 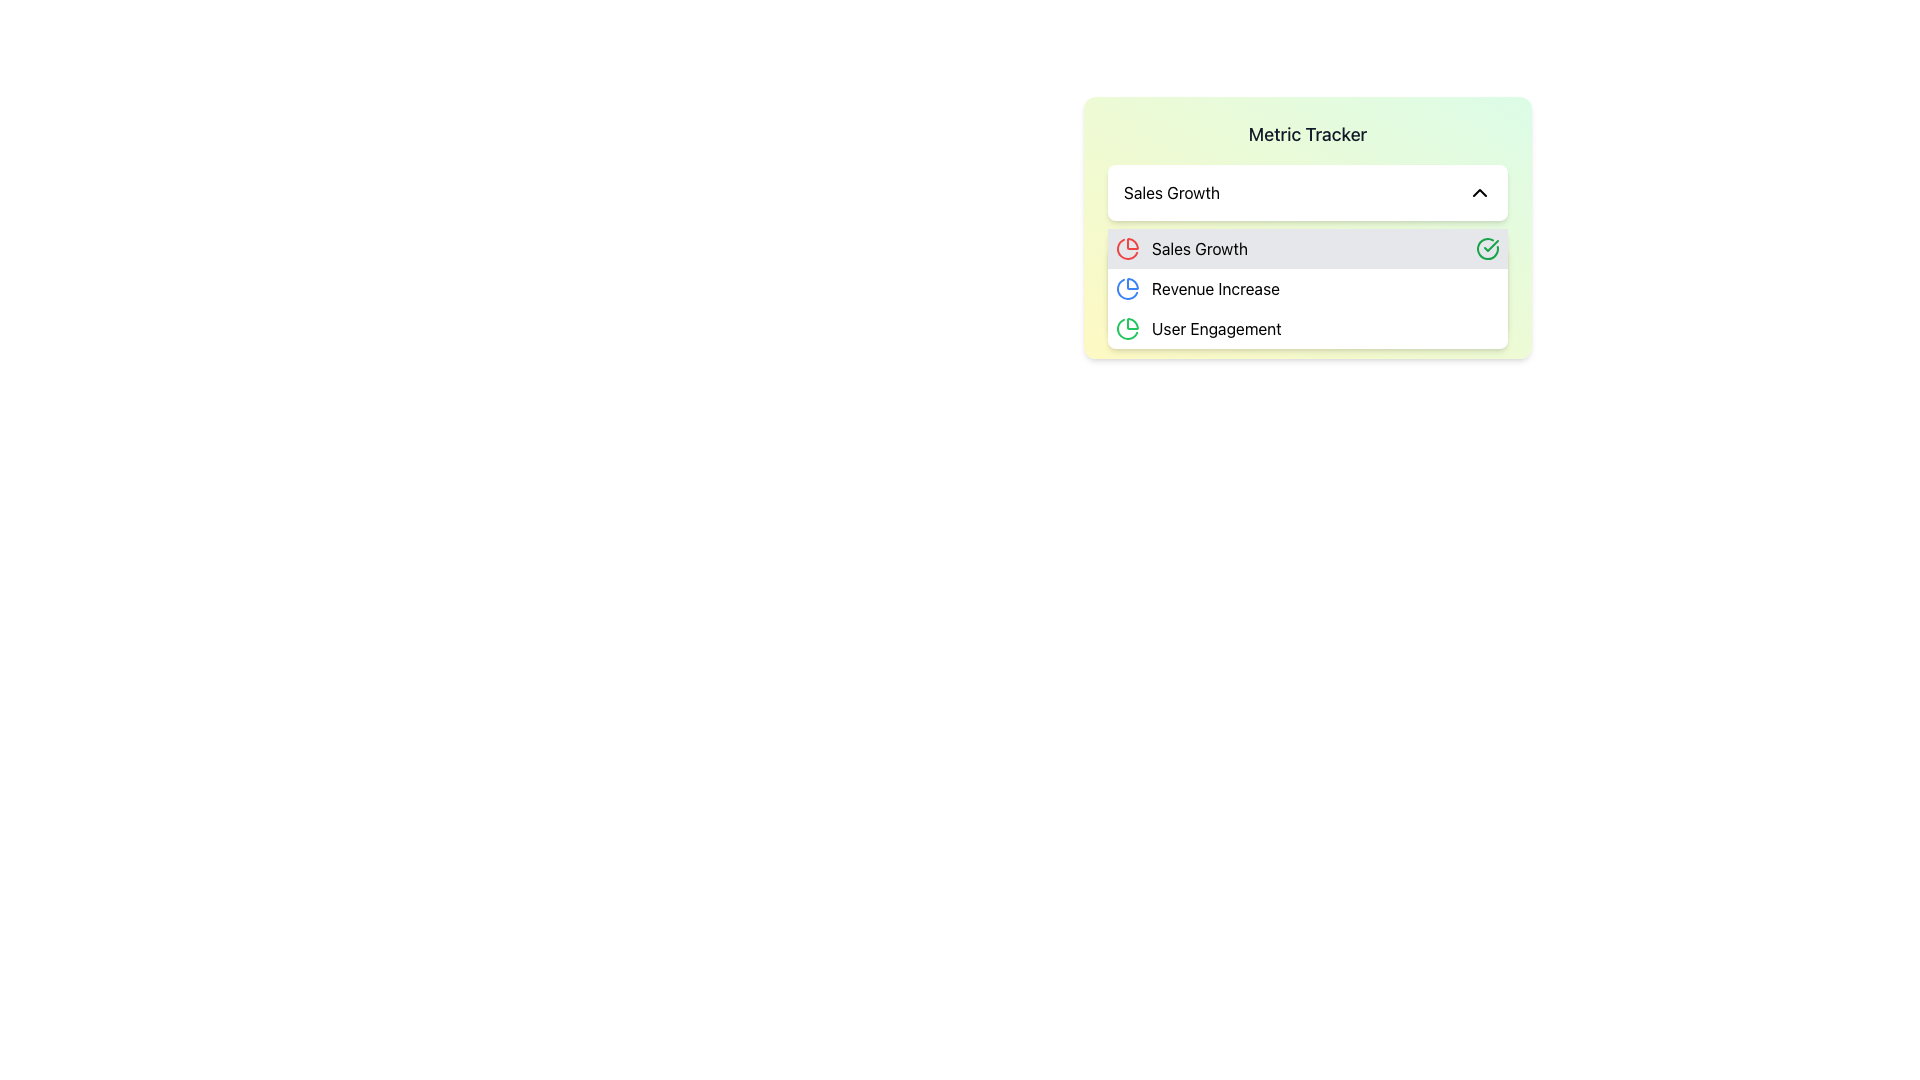 What do you see at coordinates (1488, 246) in the screenshot?
I see `the 'Sales Growth' metric selection icon located on the right side of the 'Sales Growth' option in the drop-down menu` at bounding box center [1488, 246].